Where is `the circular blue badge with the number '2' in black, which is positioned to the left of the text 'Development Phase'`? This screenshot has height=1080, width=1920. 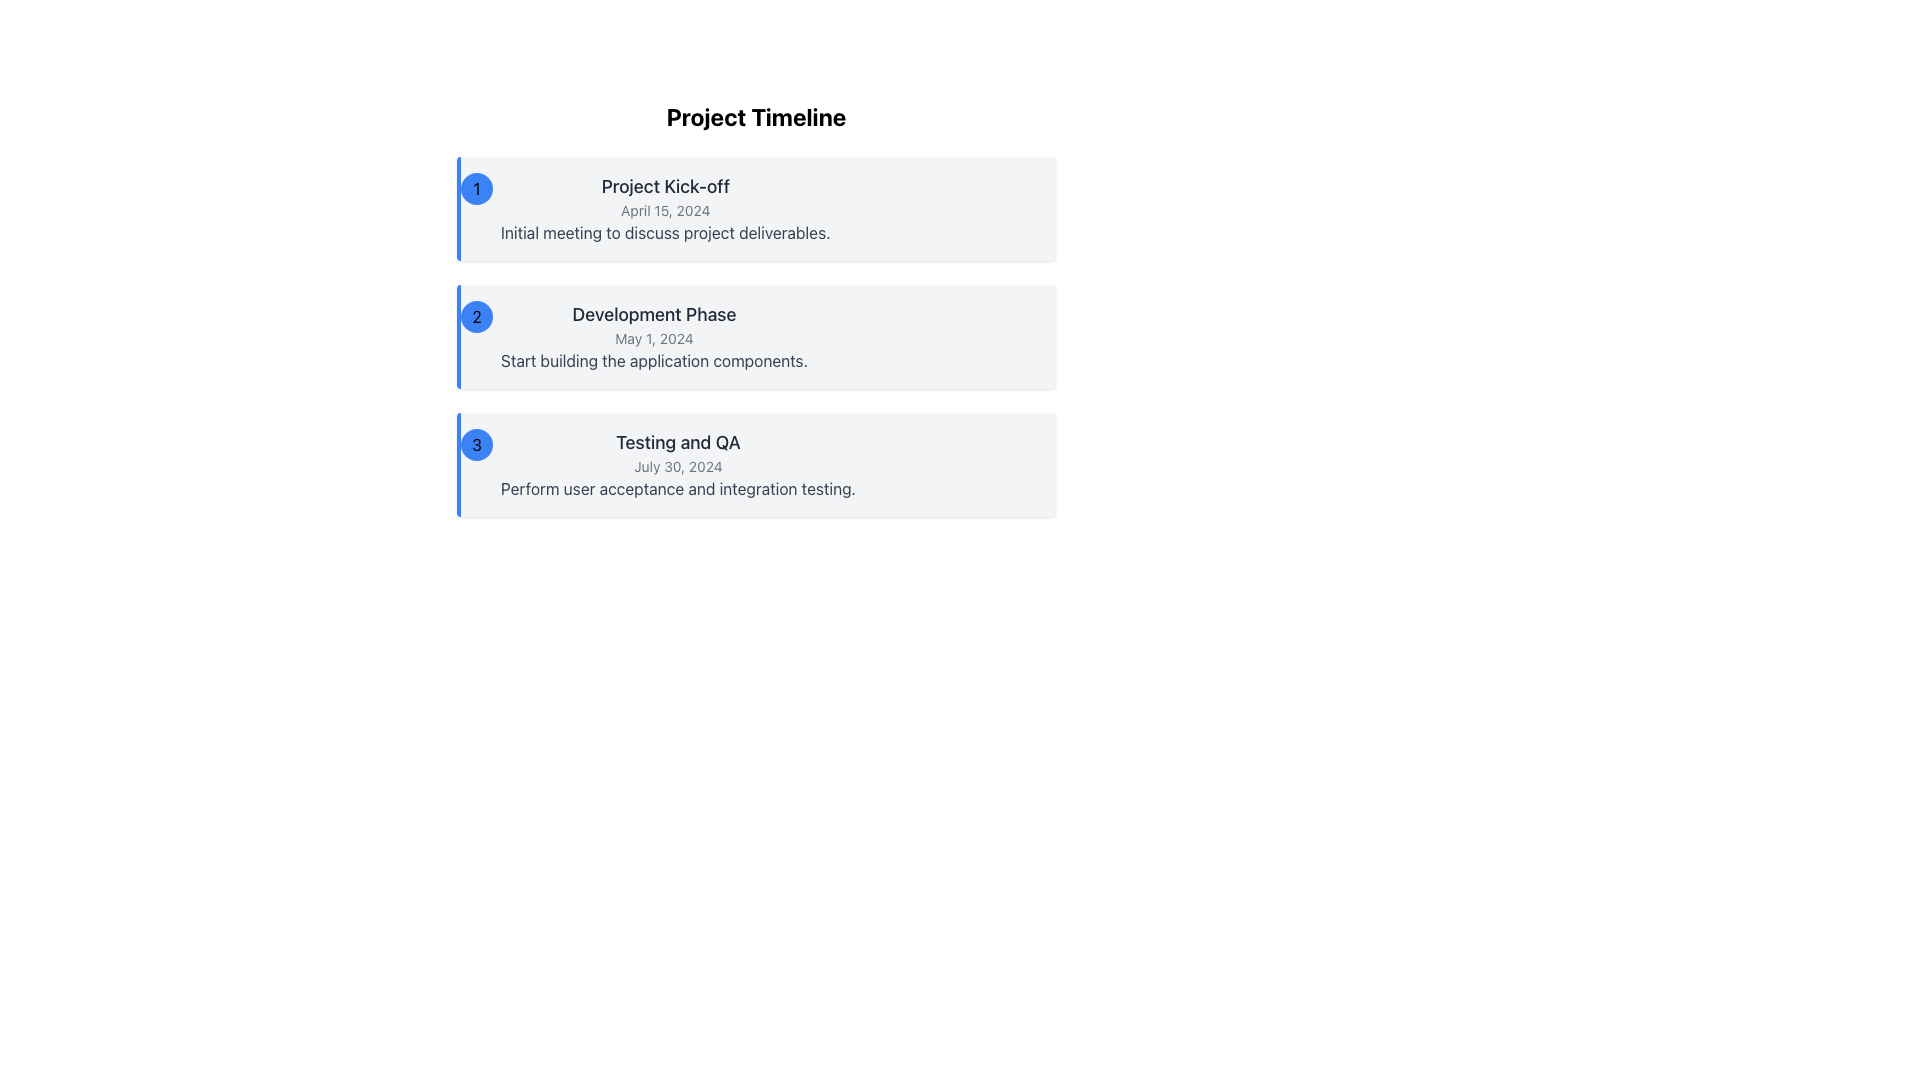 the circular blue badge with the number '2' in black, which is positioned to the left of the text 'Development Phase' is located at coordinates (475, 315).